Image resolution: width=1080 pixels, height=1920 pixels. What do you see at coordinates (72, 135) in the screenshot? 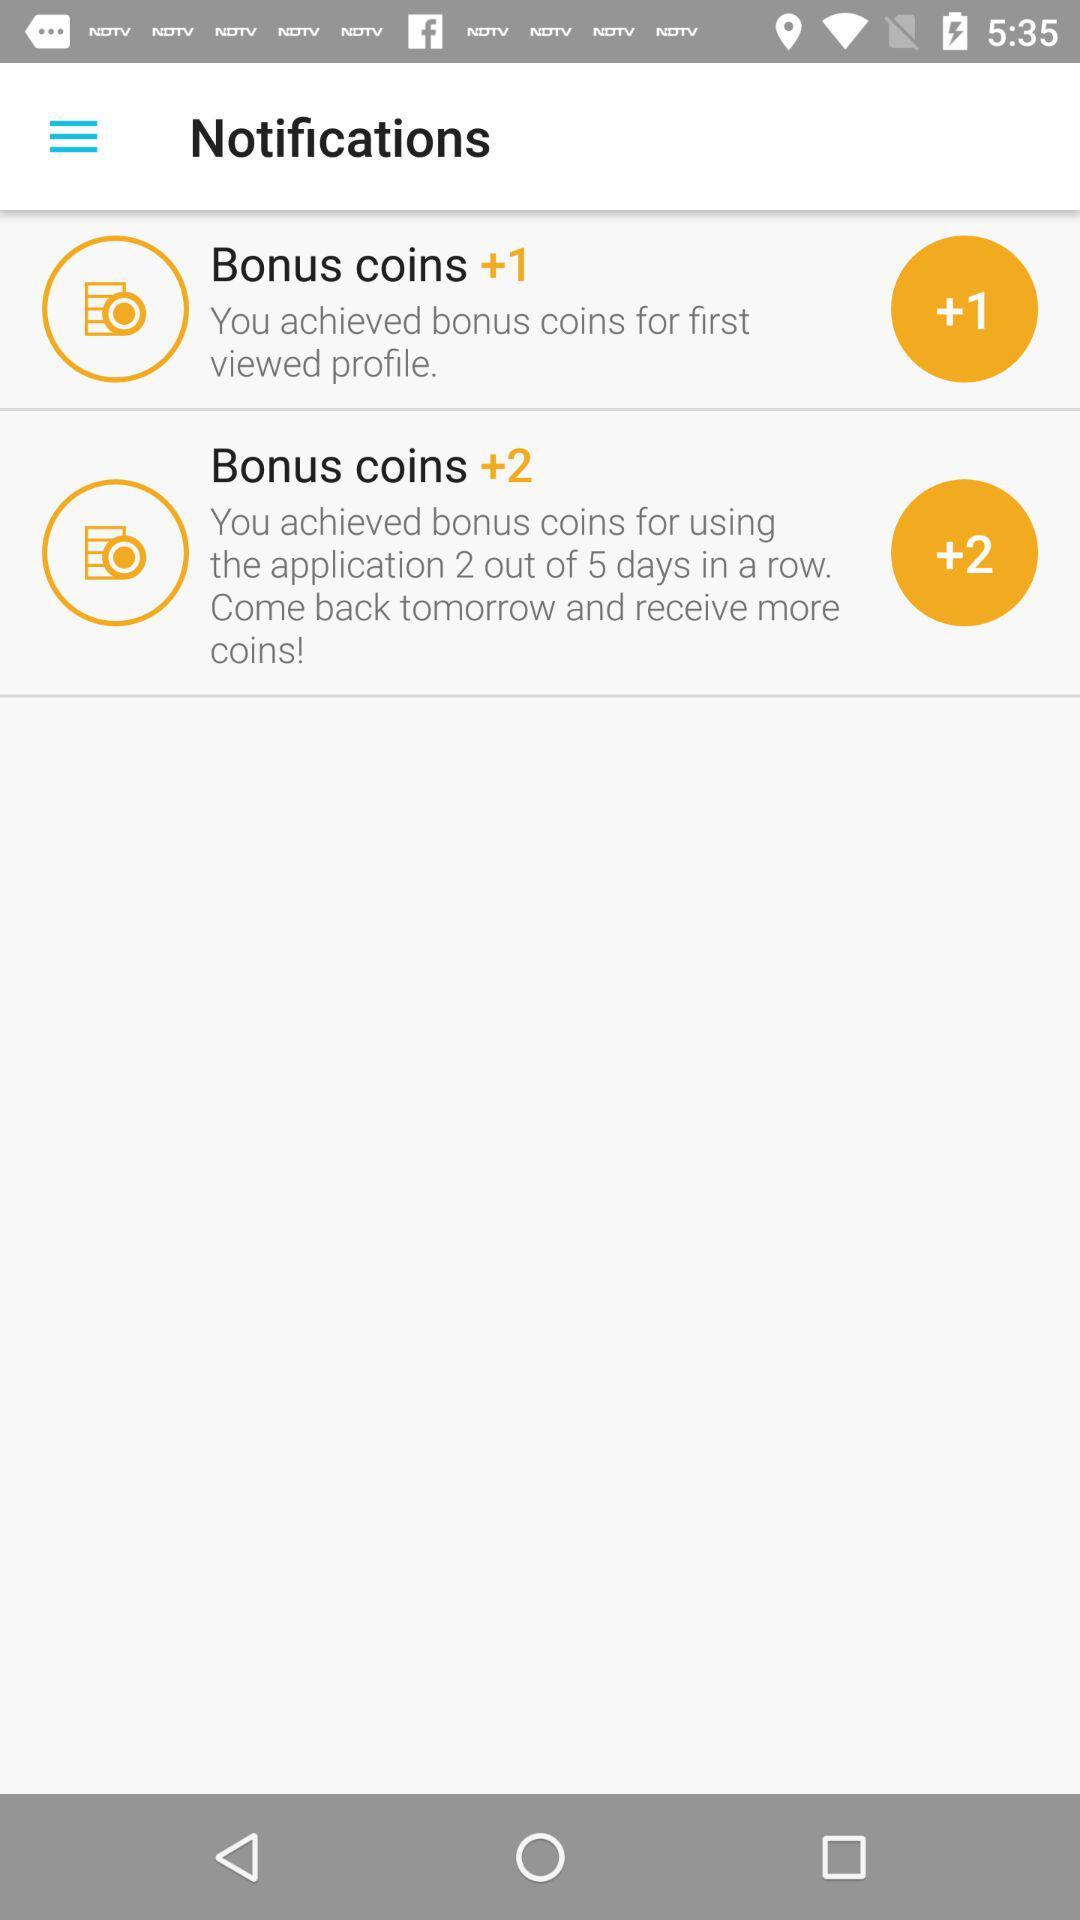
I see `the icon to the left of notifications` at bounding box center [72, 135].